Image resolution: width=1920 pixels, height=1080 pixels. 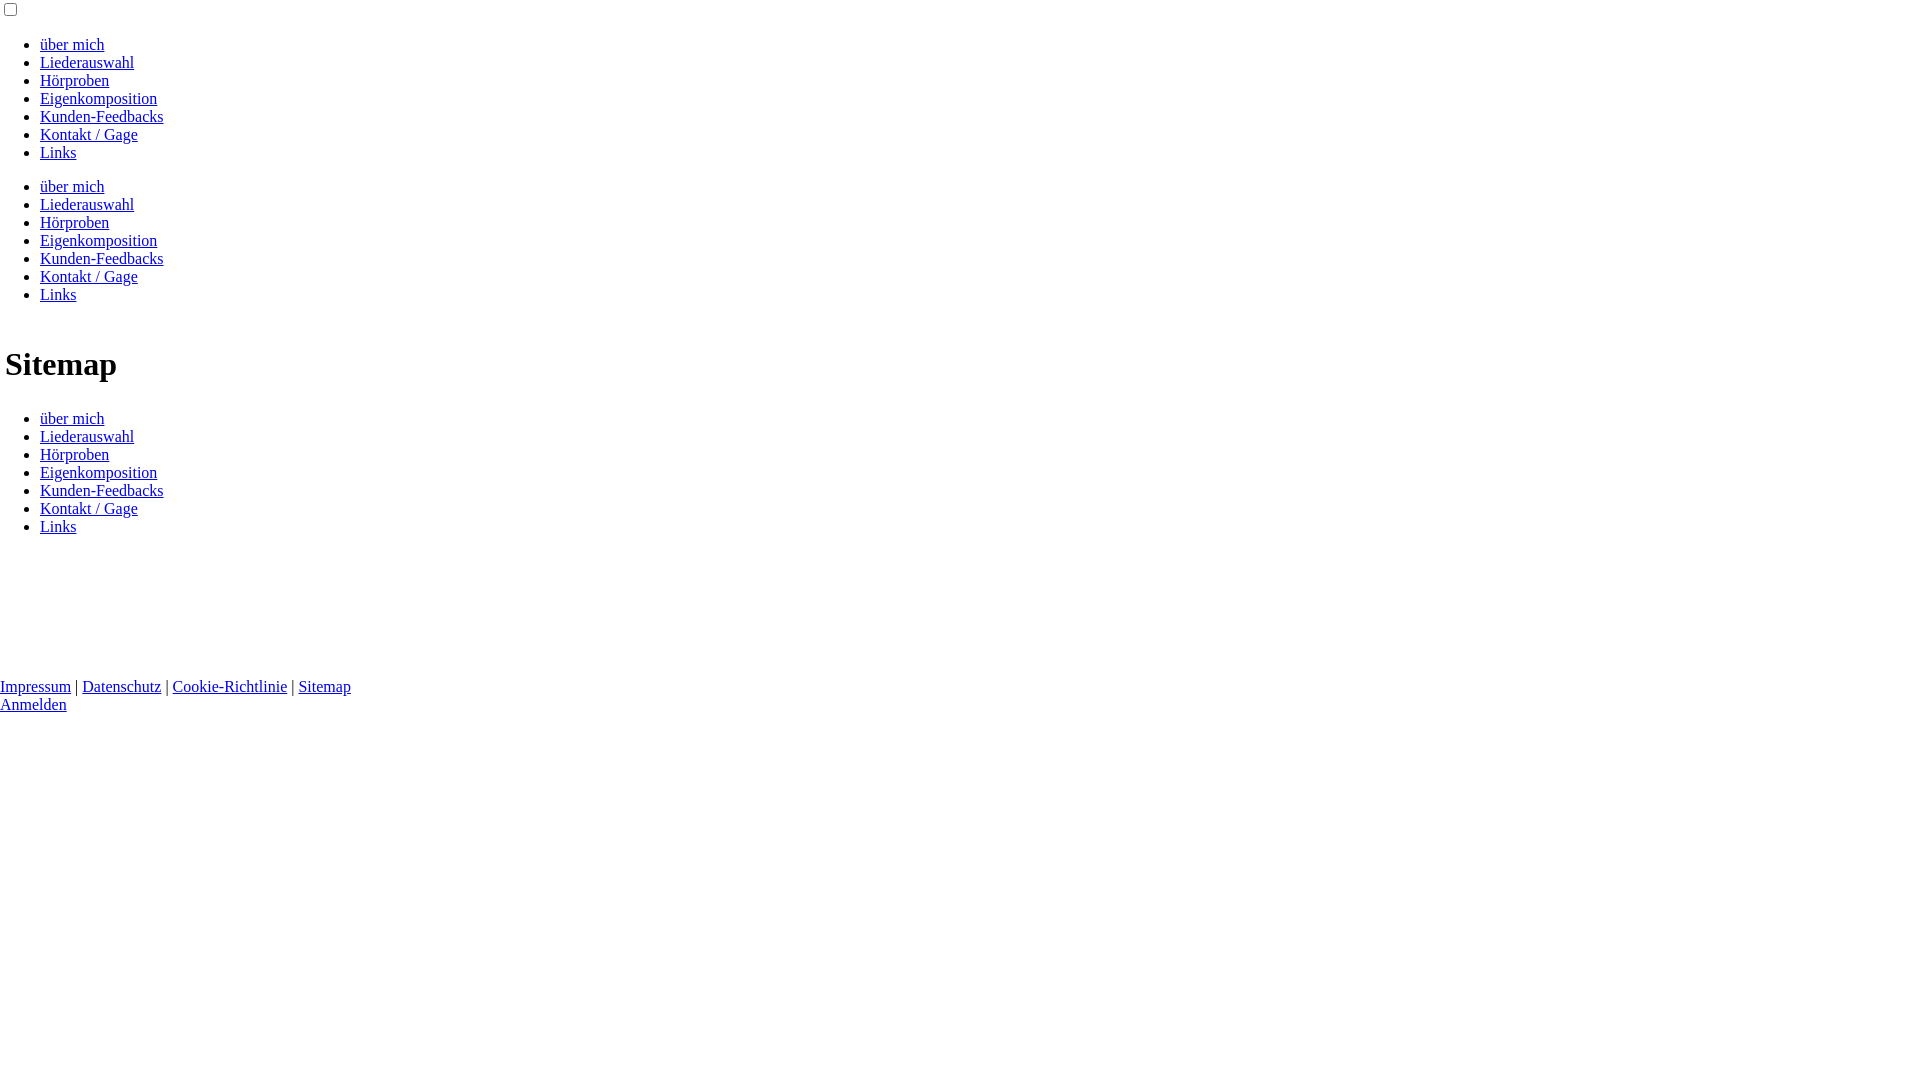 What do you see at coordinates (0, 703) in the screenshot?
I see `'Anmelden'` at bounding box center [0, 703].